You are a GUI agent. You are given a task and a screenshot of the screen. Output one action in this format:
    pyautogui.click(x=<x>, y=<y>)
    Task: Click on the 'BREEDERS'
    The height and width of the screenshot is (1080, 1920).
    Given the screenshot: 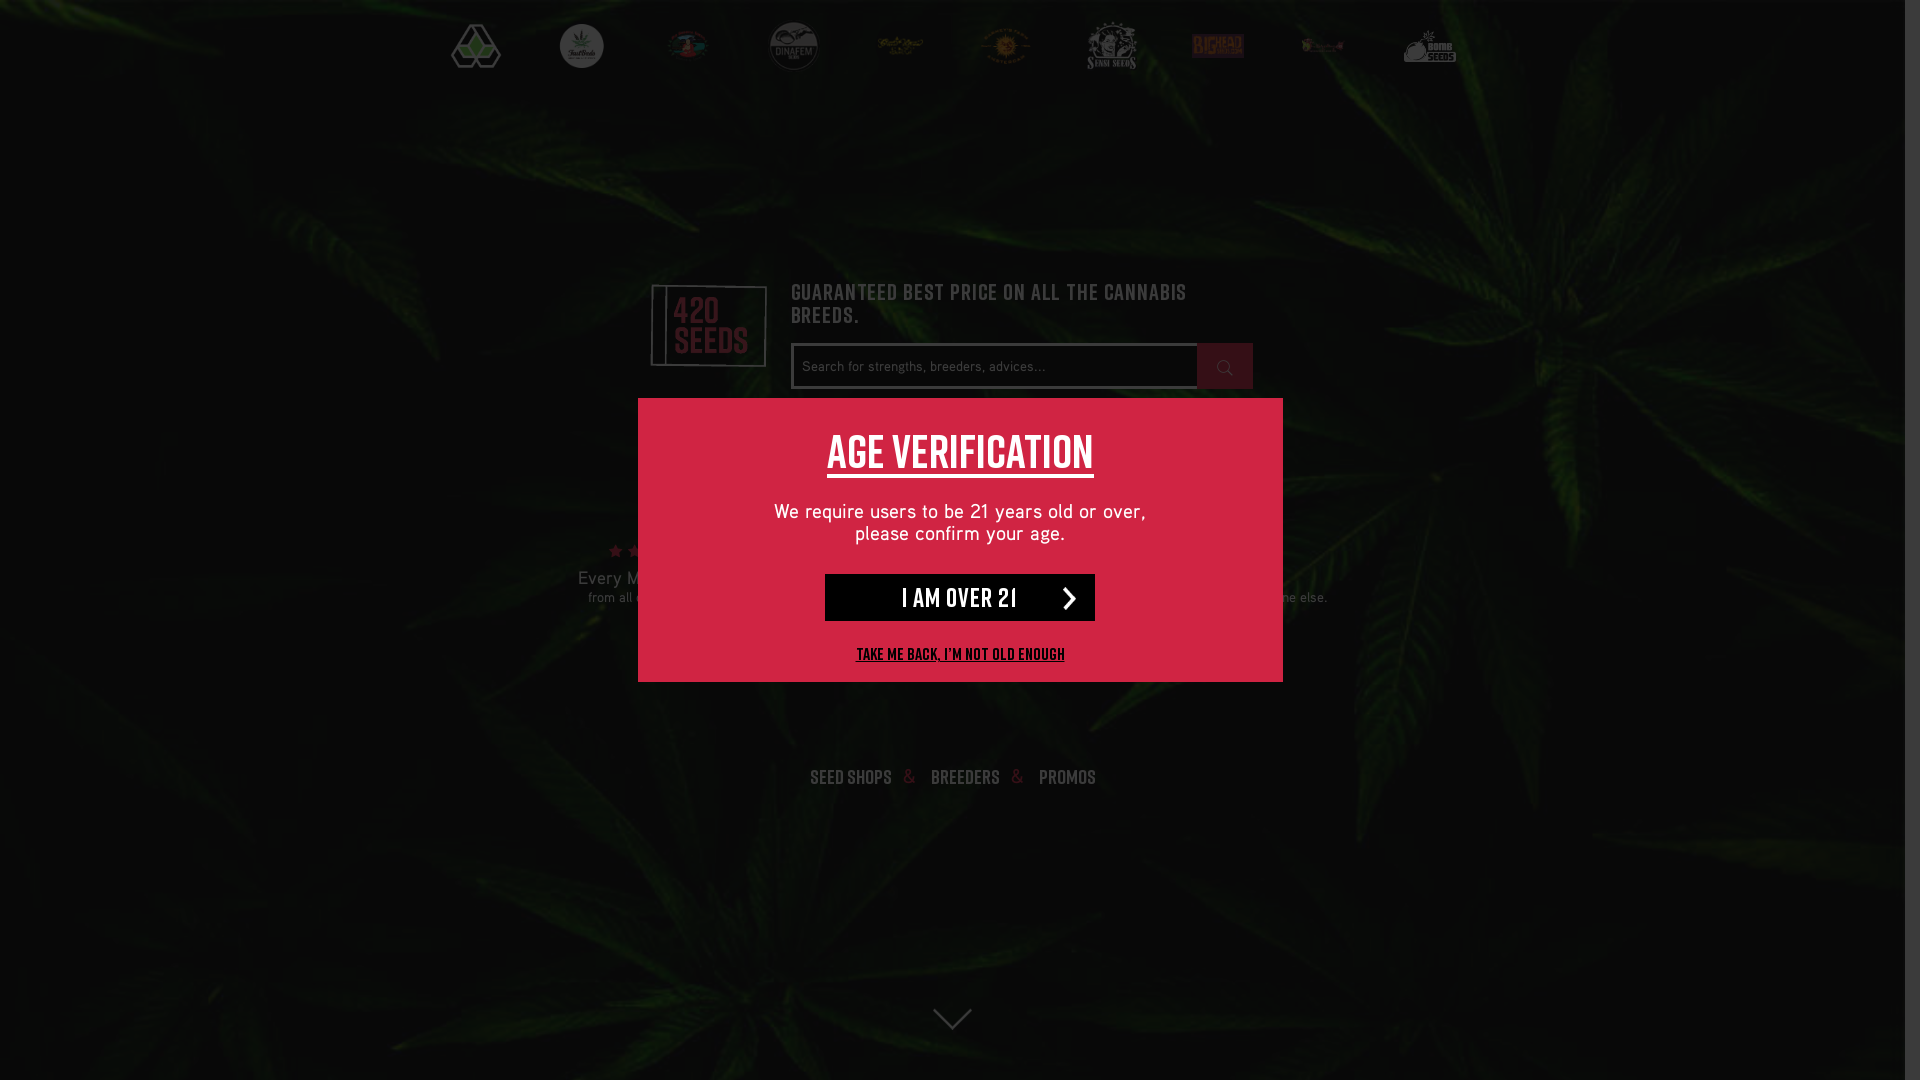 What is the action you would take?
    pyautogui.click(x=964, y=774)
    